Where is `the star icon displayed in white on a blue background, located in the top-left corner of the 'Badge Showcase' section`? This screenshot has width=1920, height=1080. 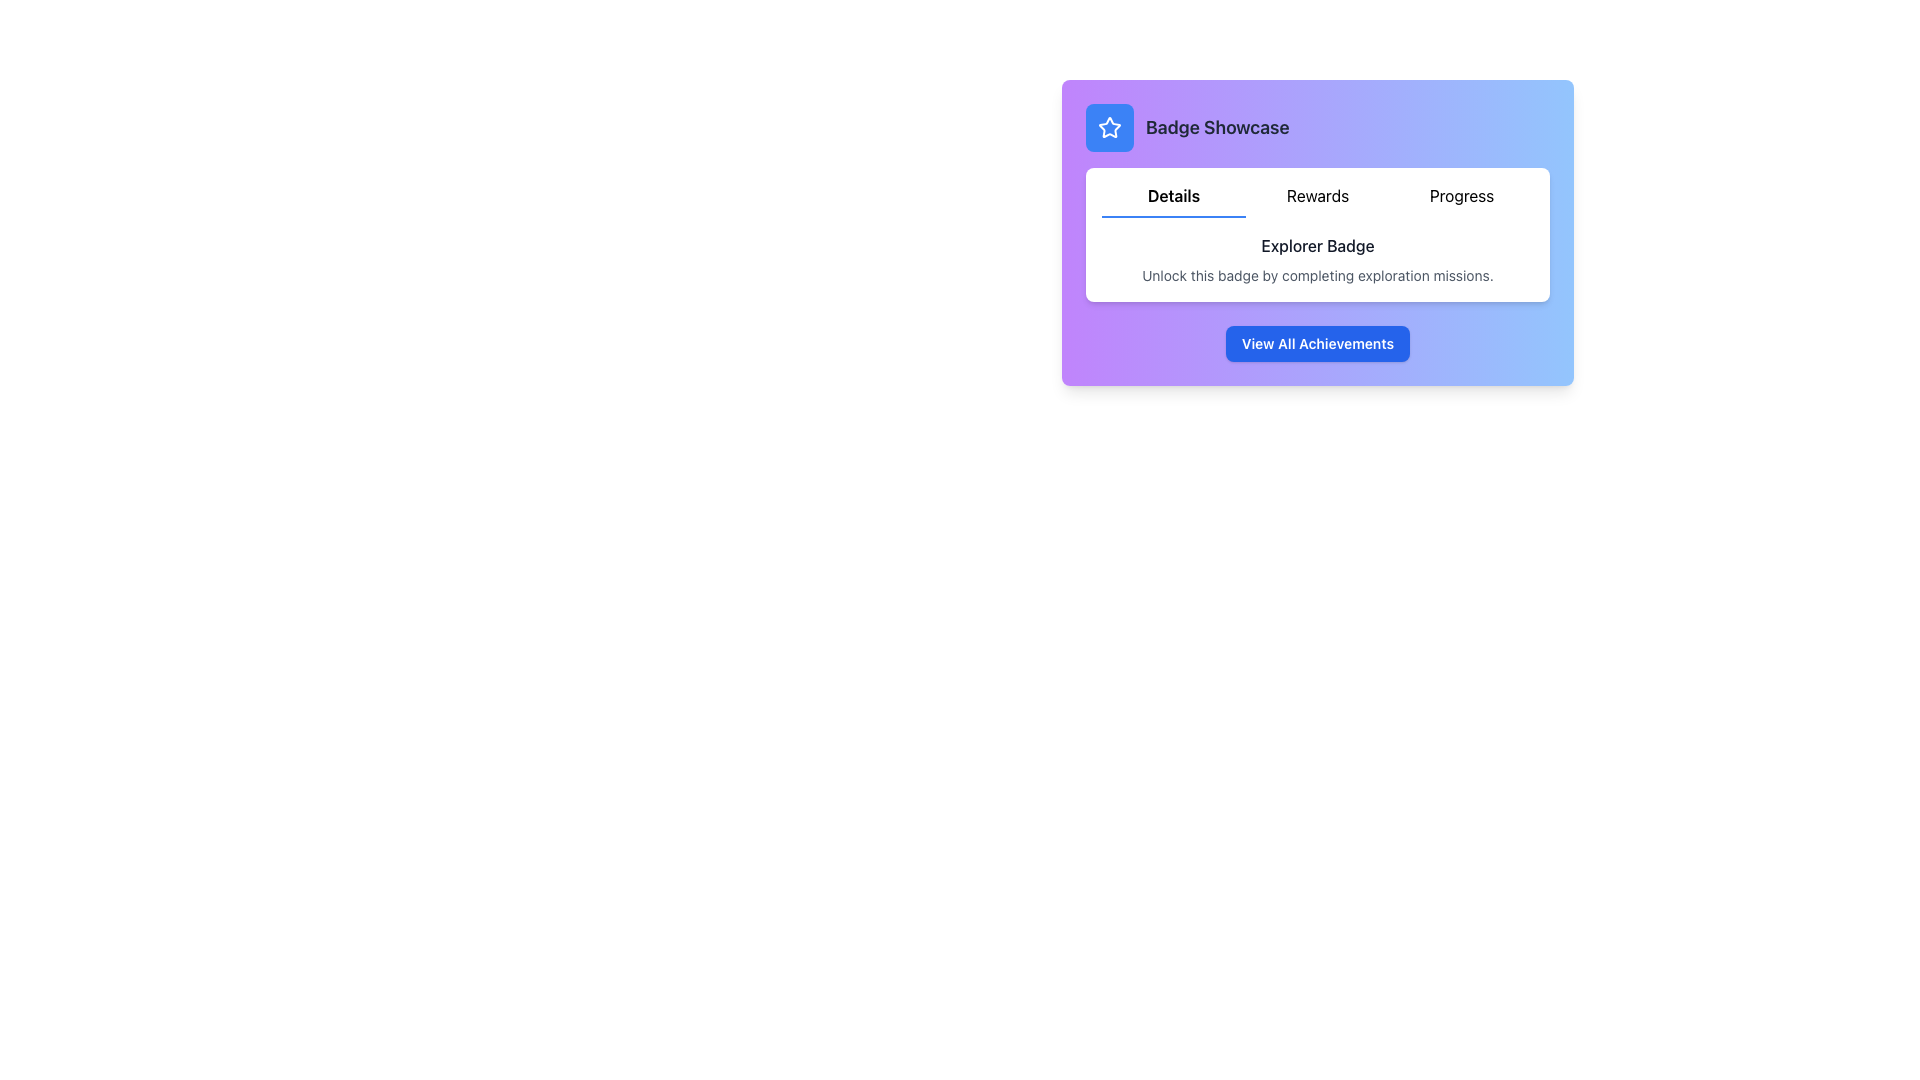 the star icon displayed in white on a blue background, located in the top-left corner of the 'Badge Showcase' section is located at coordinates (1108, 127).